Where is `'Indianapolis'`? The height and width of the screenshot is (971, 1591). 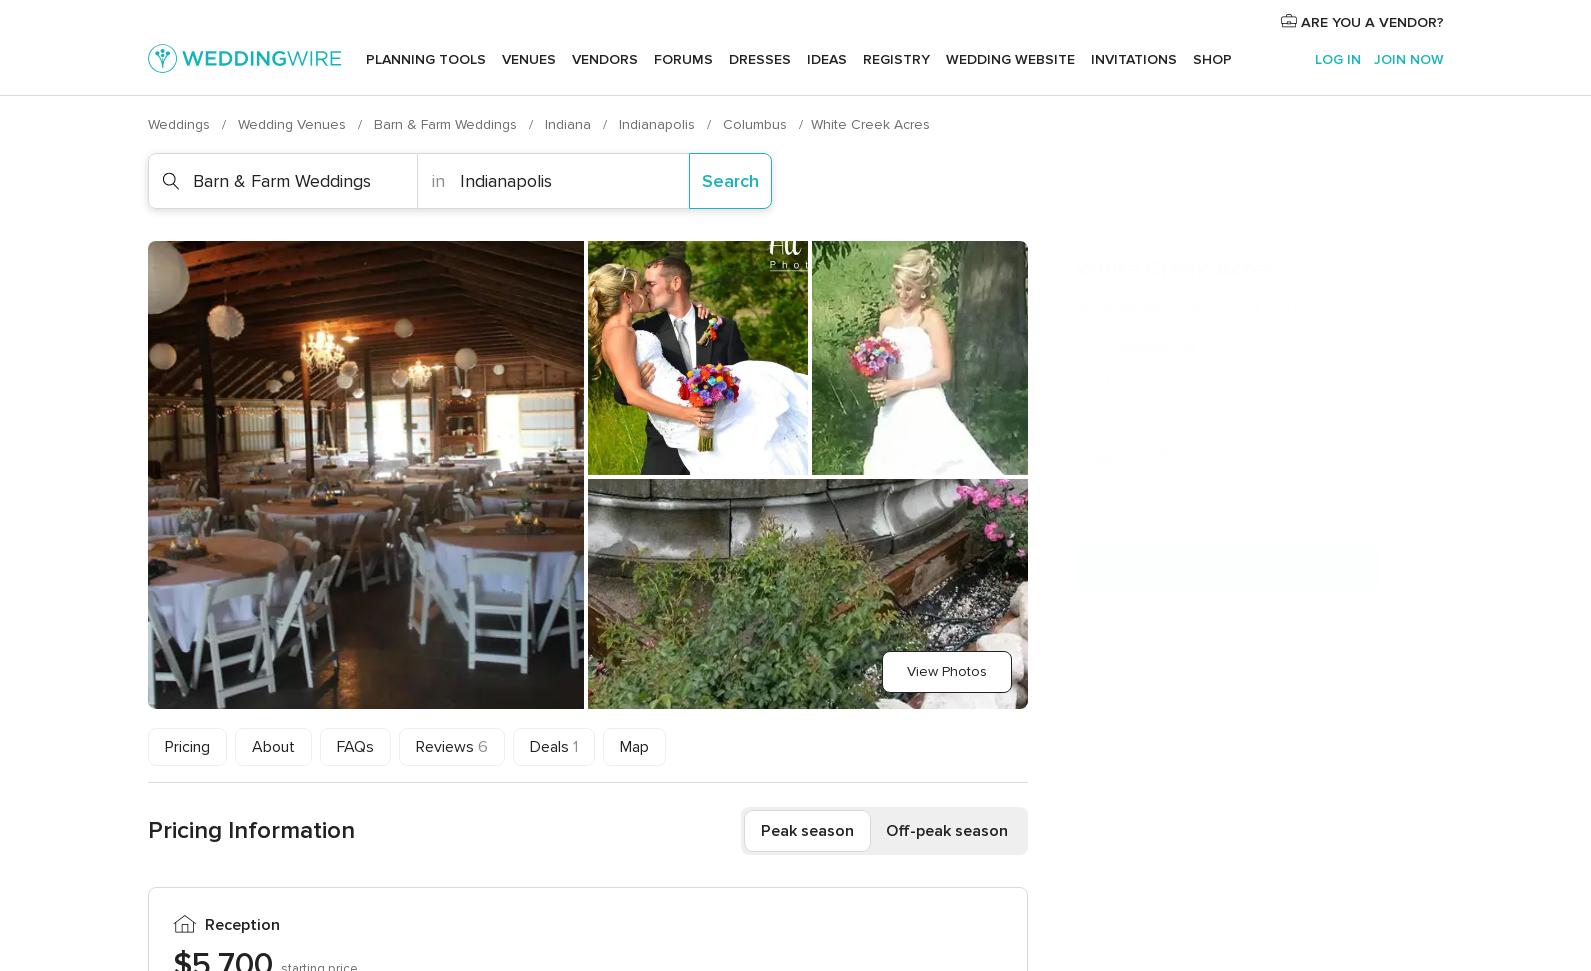
'Indianapolis' is located at coordinates (658, 124).